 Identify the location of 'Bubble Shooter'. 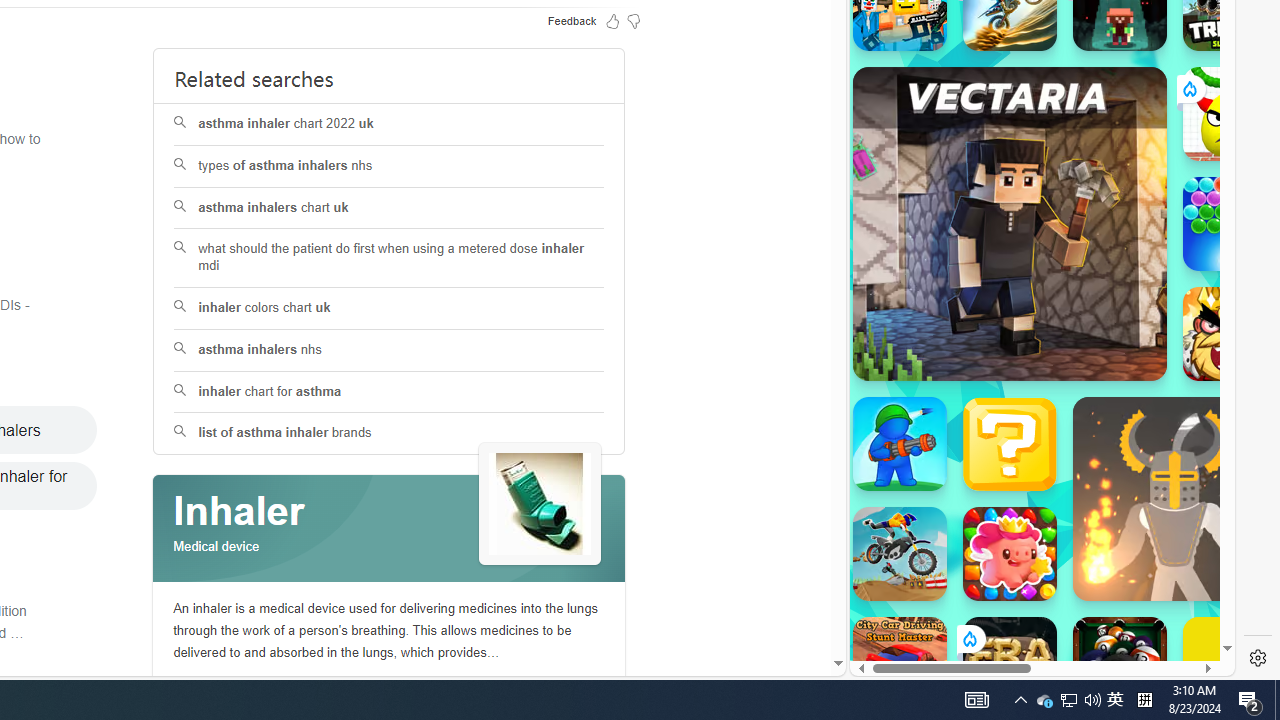
(1229, 223).